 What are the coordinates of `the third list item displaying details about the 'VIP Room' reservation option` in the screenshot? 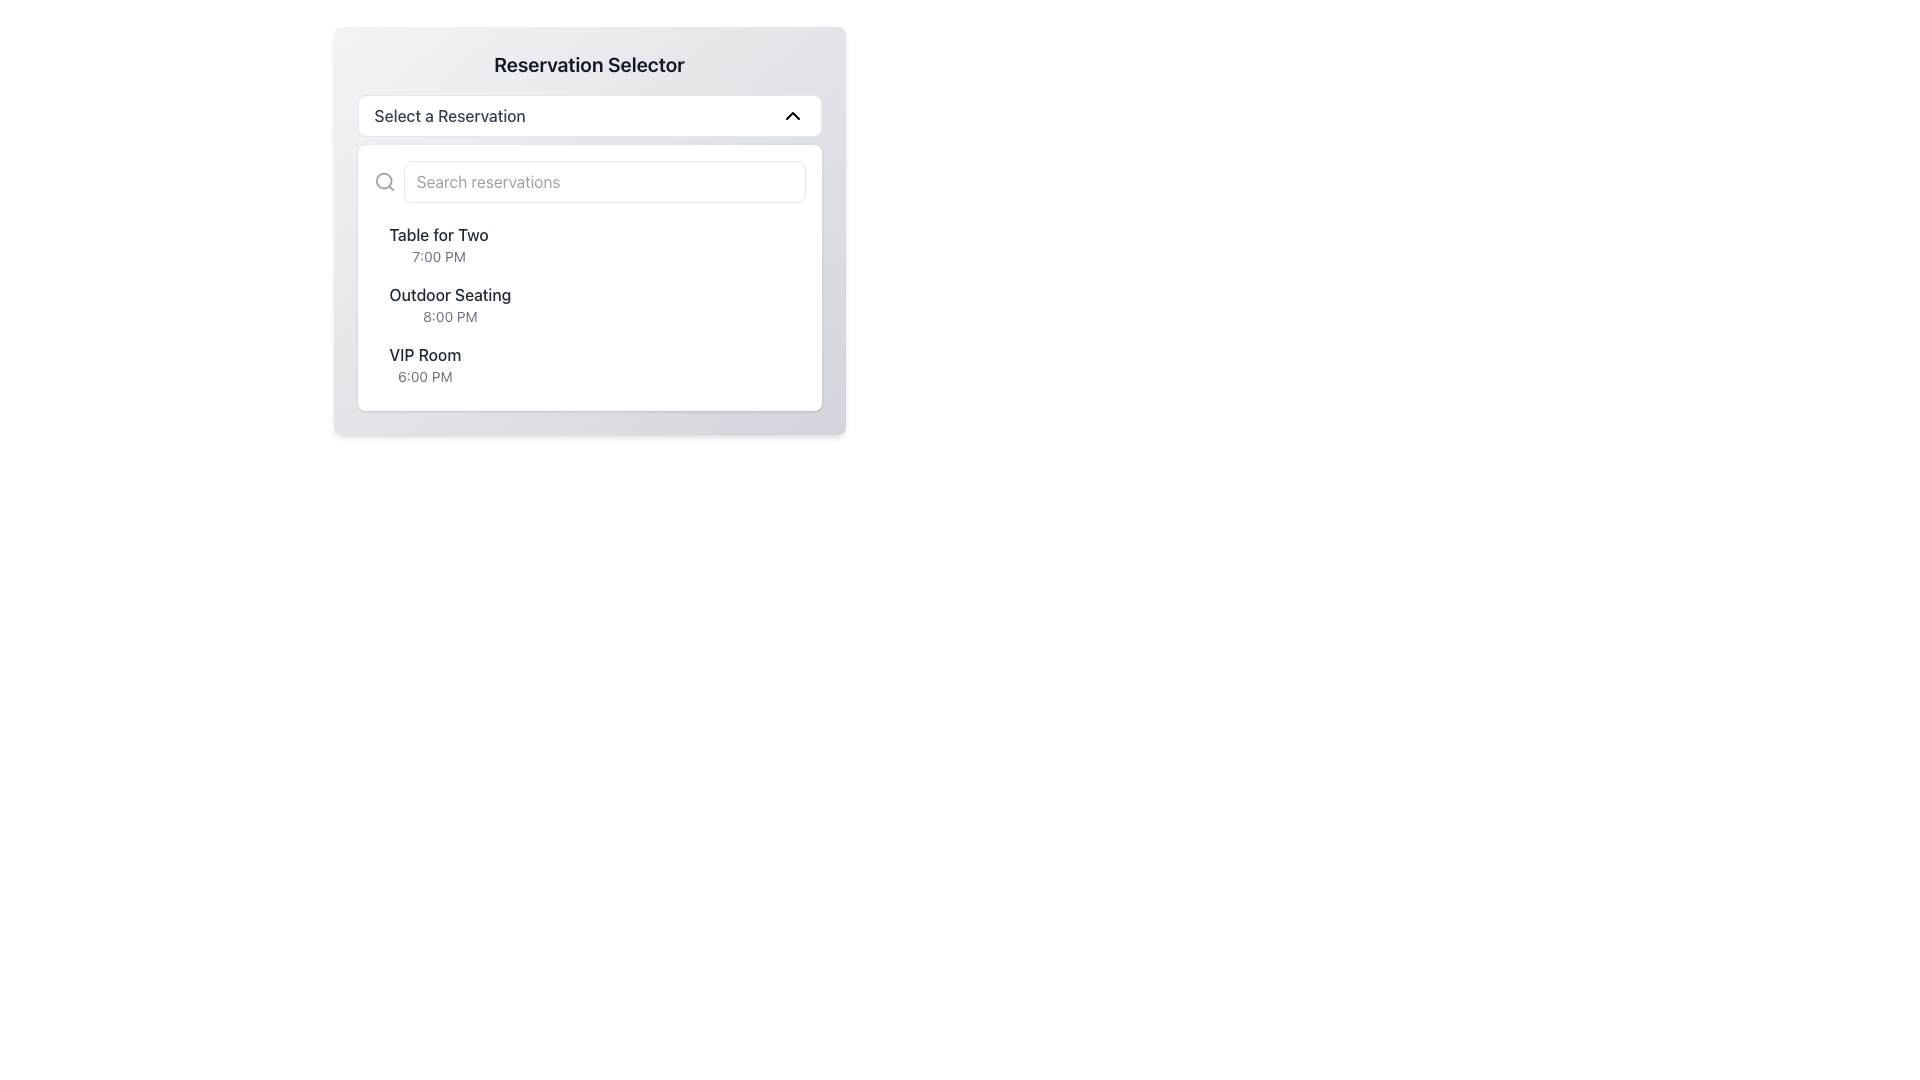 It's located at (424, 365).